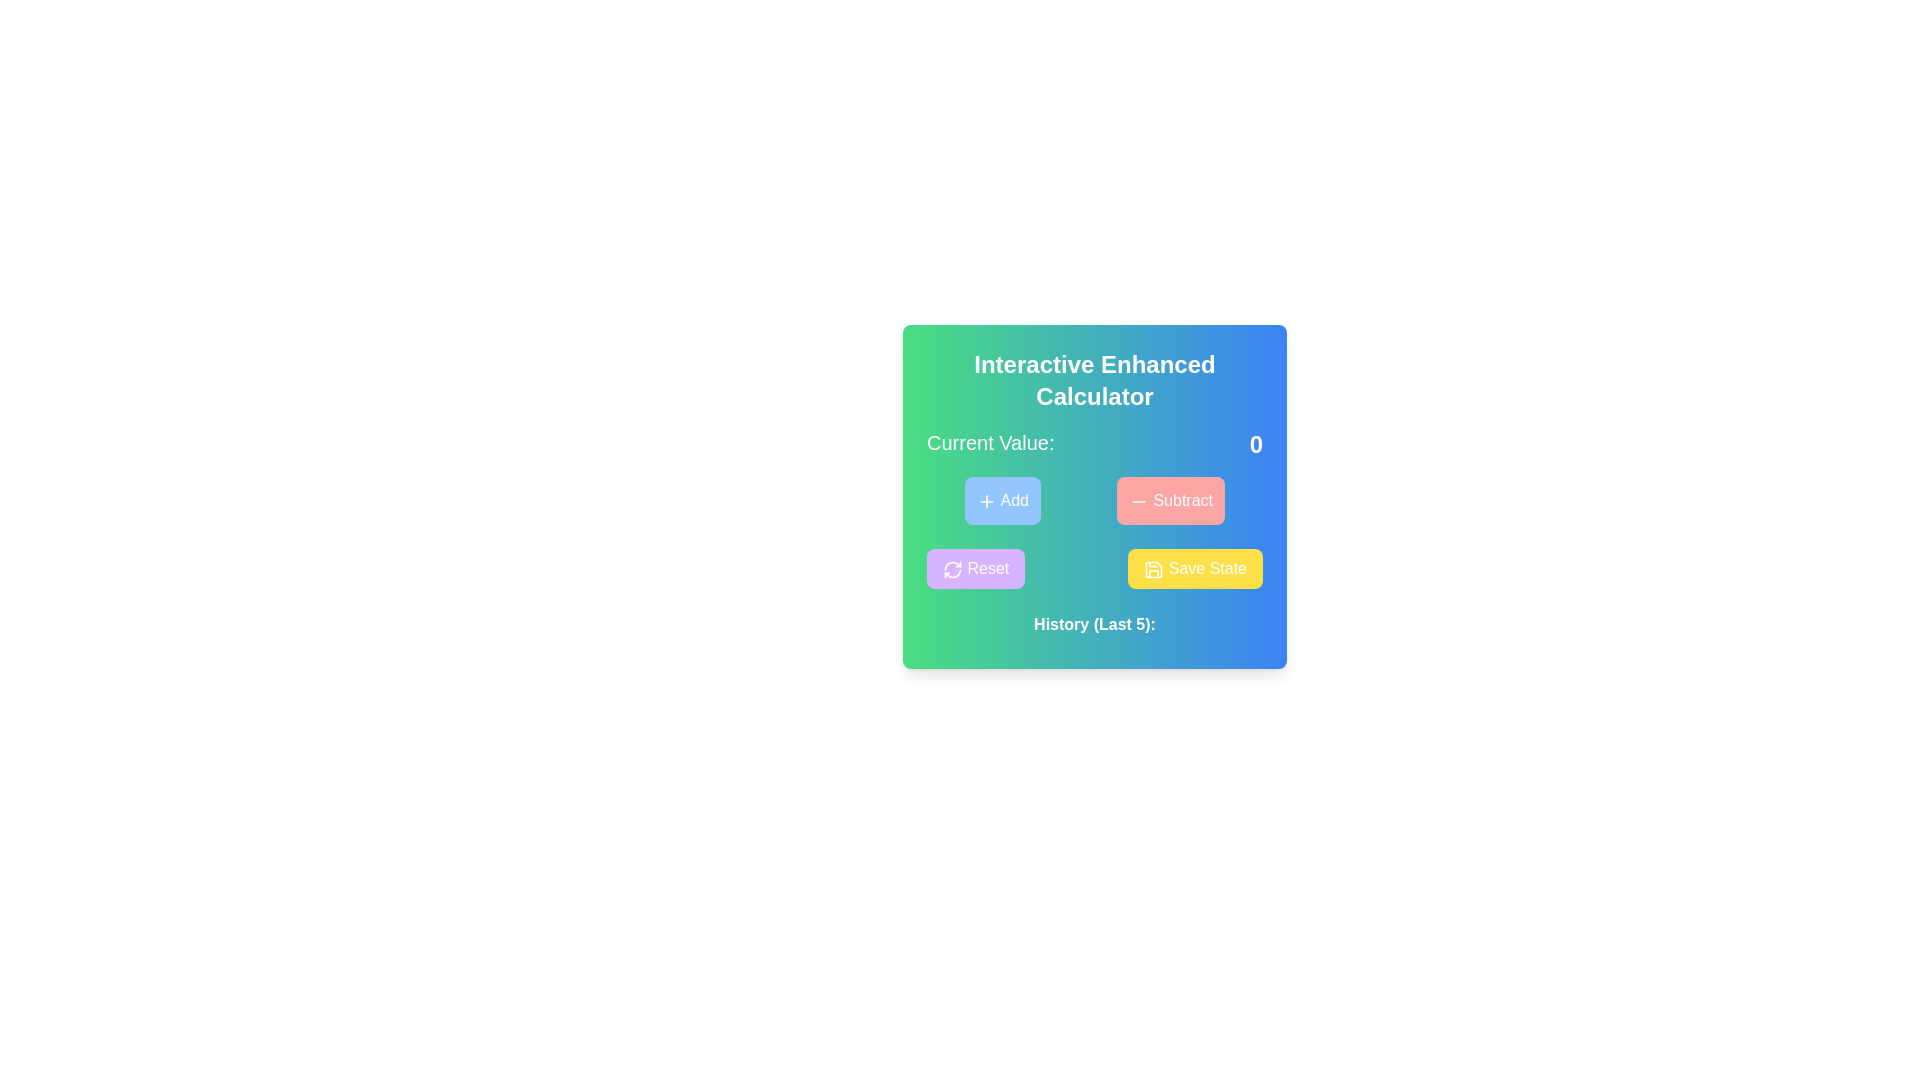 This screenshot has height=1080, width=1920. What do you see at coordinates (1171, 500) in the screenshot?
I see `the 'Subtract' button, which is a rectangular button with rounded corners and a red background, located to the right of the 'Add' button in the calculator interface` at bounding box center [1171, 500].